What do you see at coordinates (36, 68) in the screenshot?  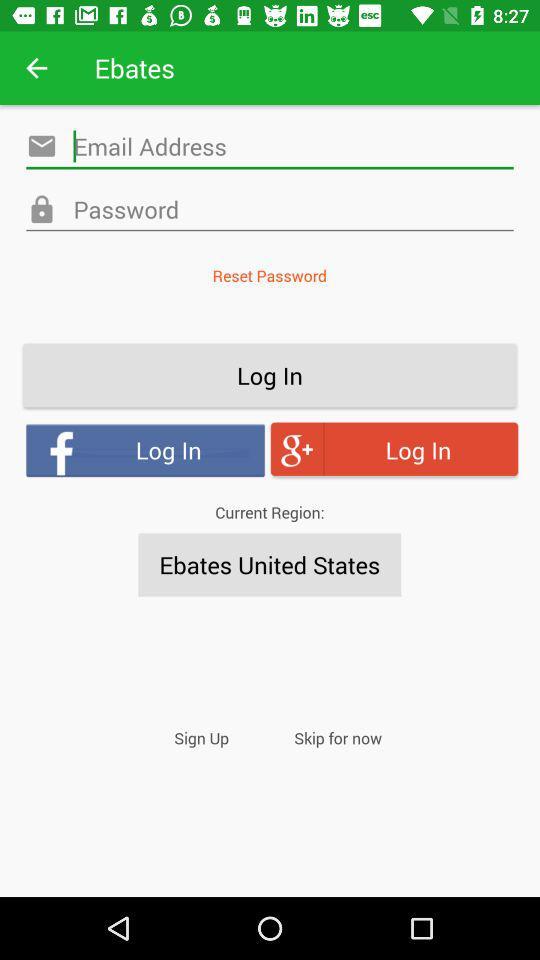 I see `the item to the left of ebates item` at bounding box center [36, 68].